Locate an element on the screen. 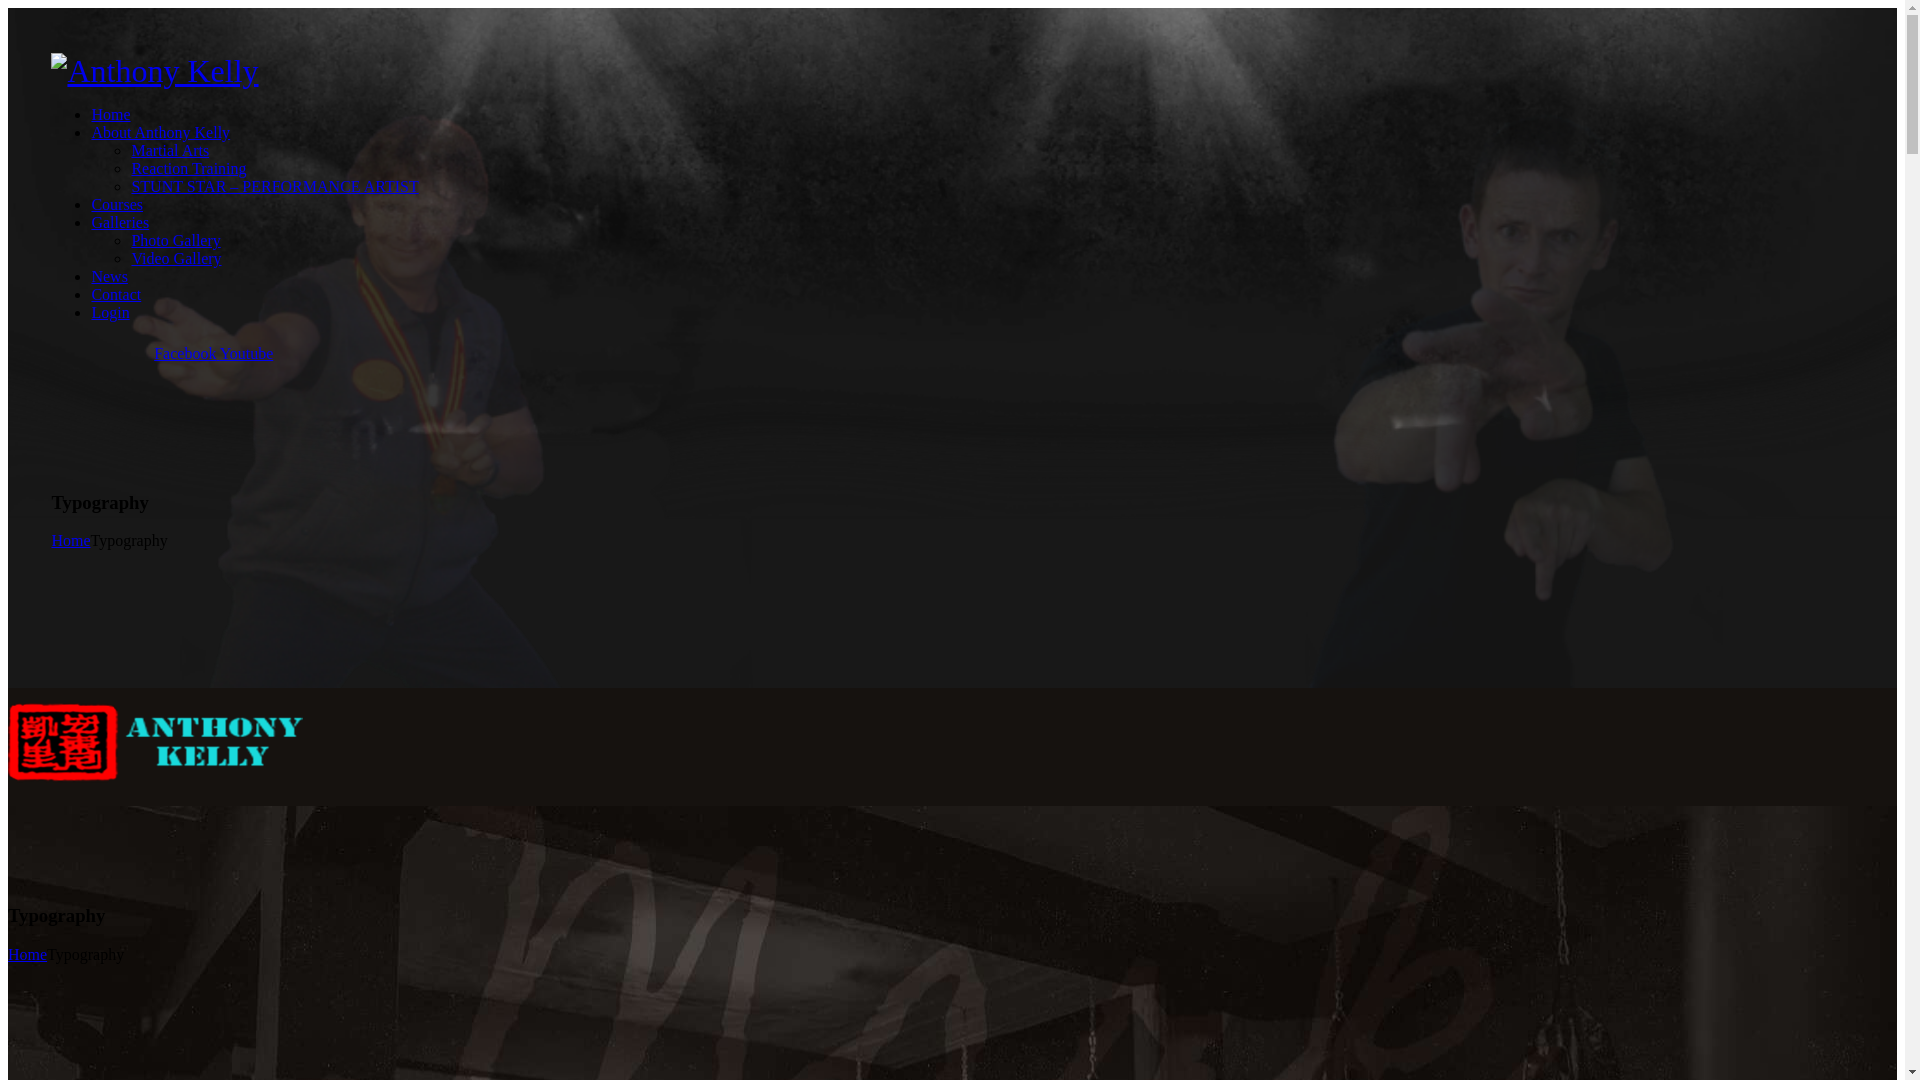 This screenshot has height=1080, width=1920. 'Youtube' is located at coordinates (245, 352).